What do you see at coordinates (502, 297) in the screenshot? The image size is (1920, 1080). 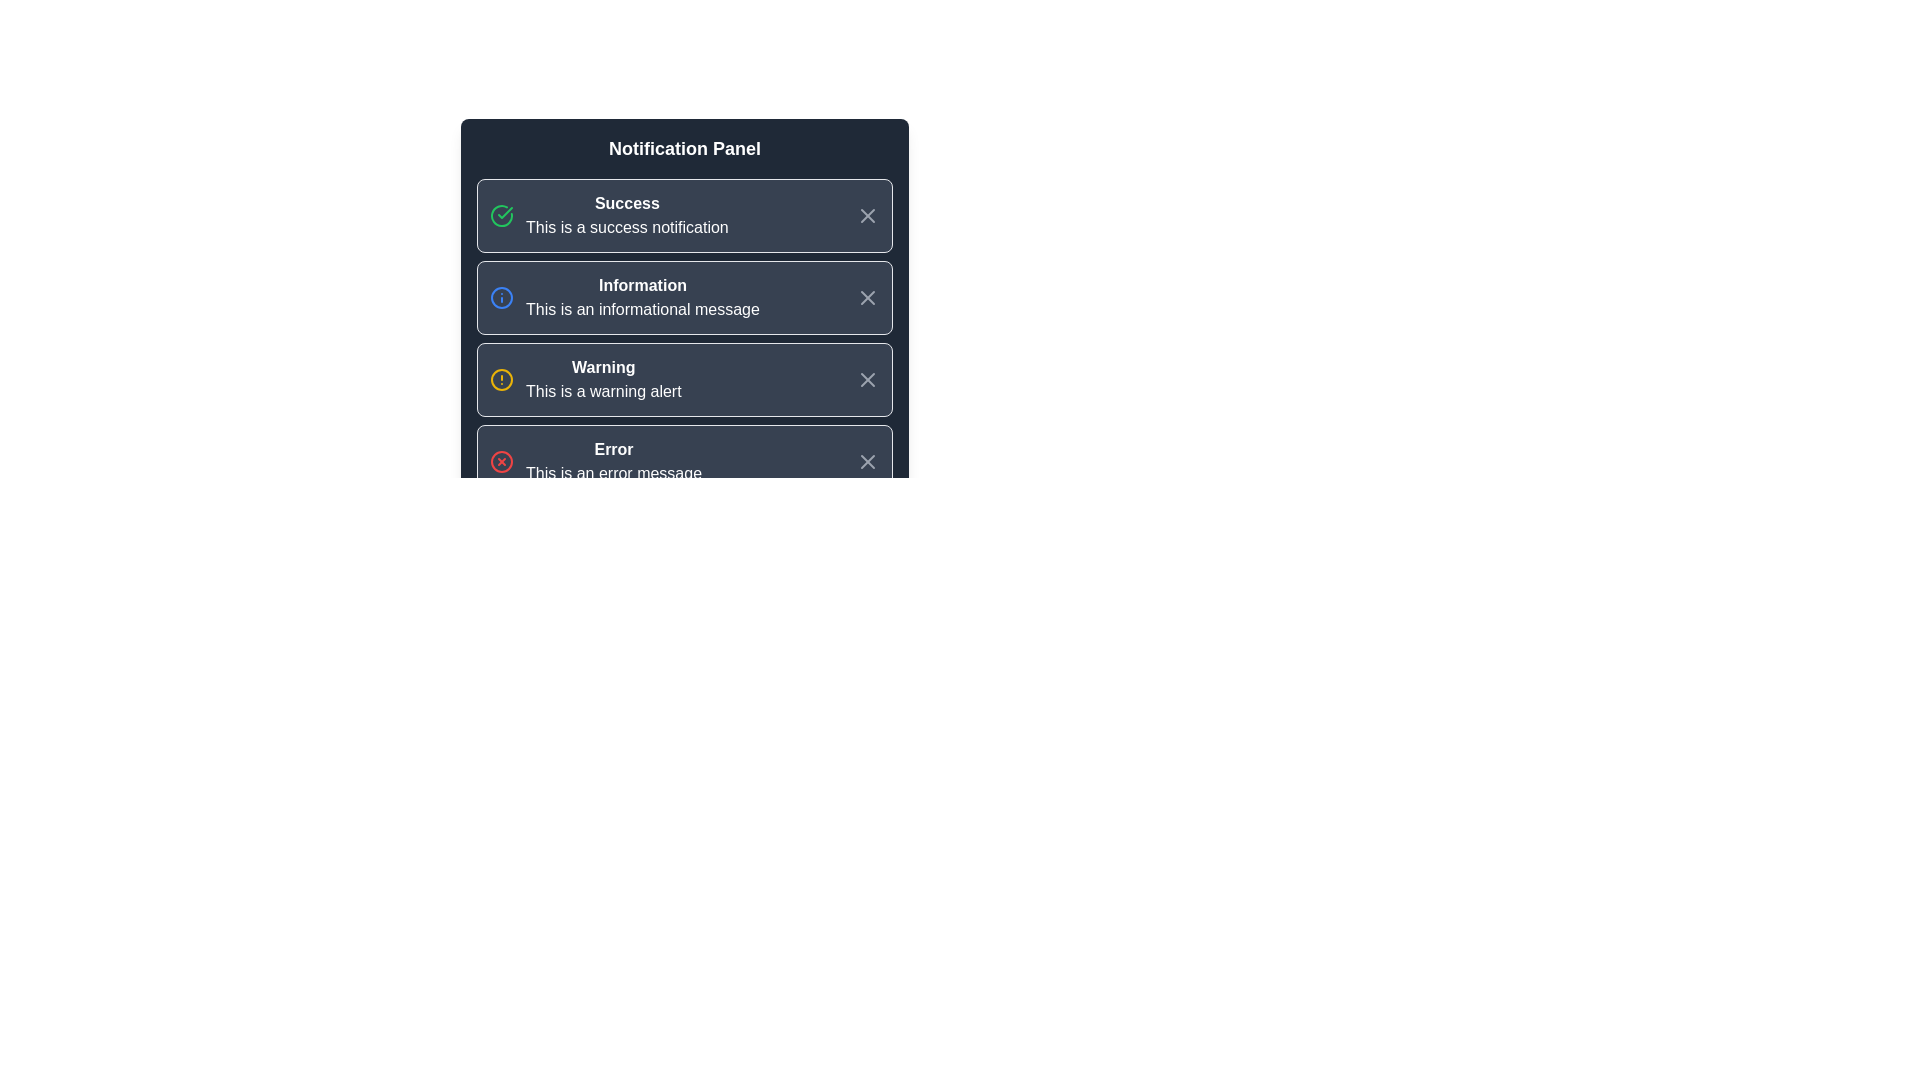 I see `the circular blue icon with a central dot located in the notification panel entry titled 'Information', which is the leftmost component before the text 'This is an informational message'` at bounding box center [502, 297].